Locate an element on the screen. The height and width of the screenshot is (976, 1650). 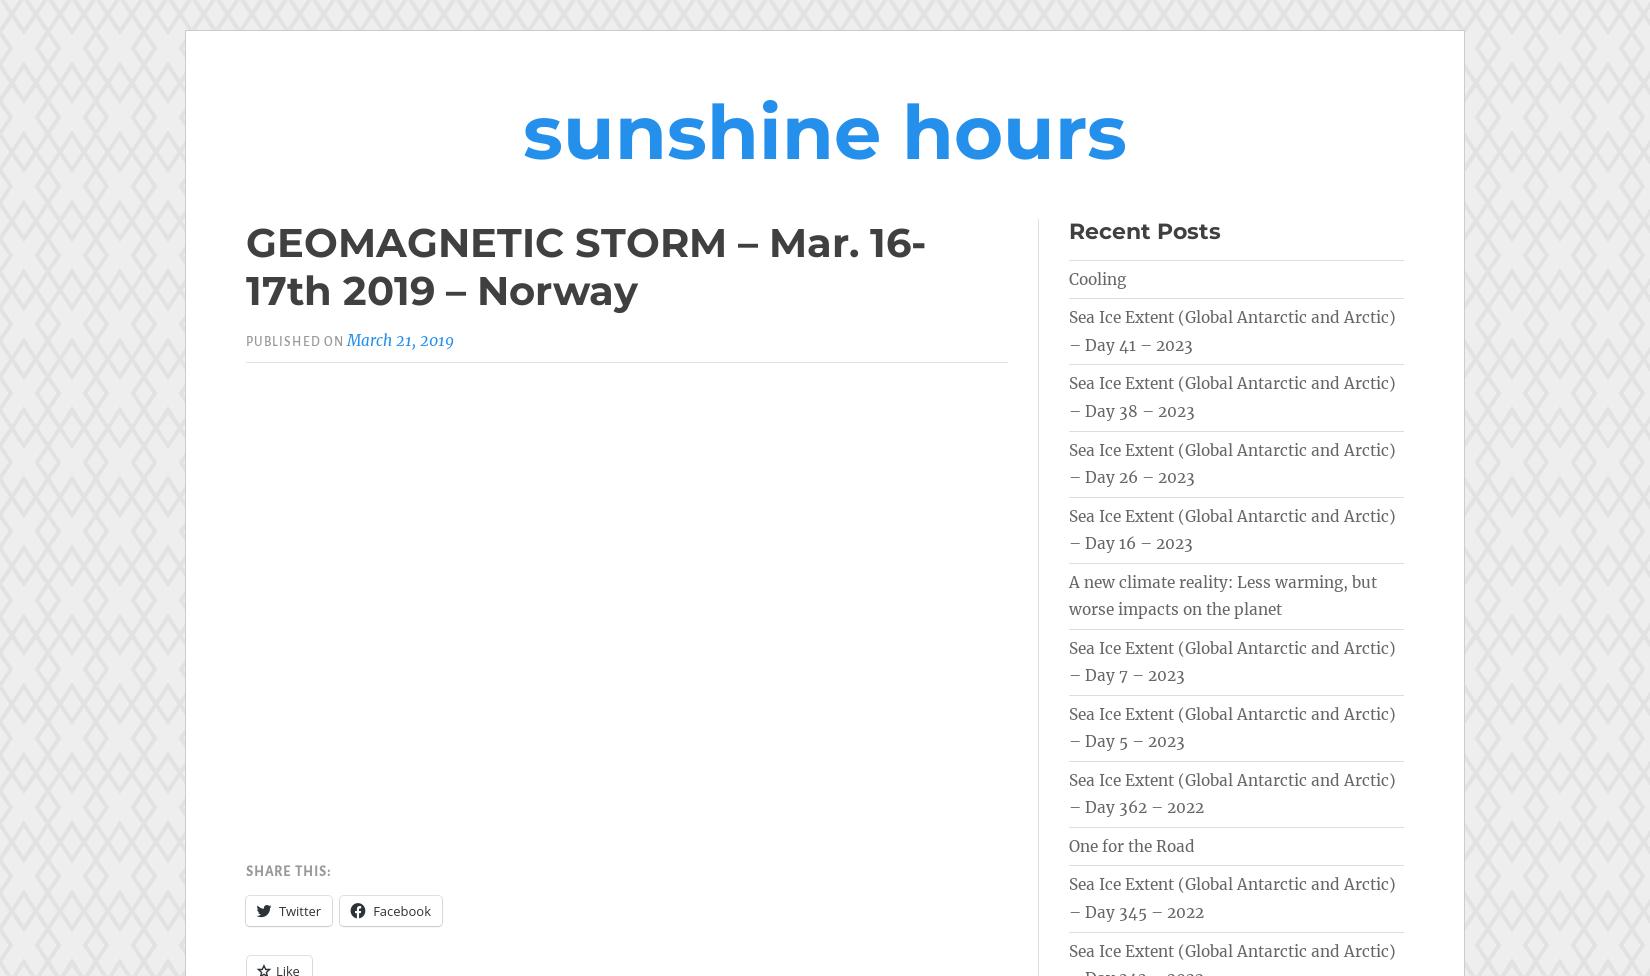
'sunshine hours' is located at coordinates (825, 130).